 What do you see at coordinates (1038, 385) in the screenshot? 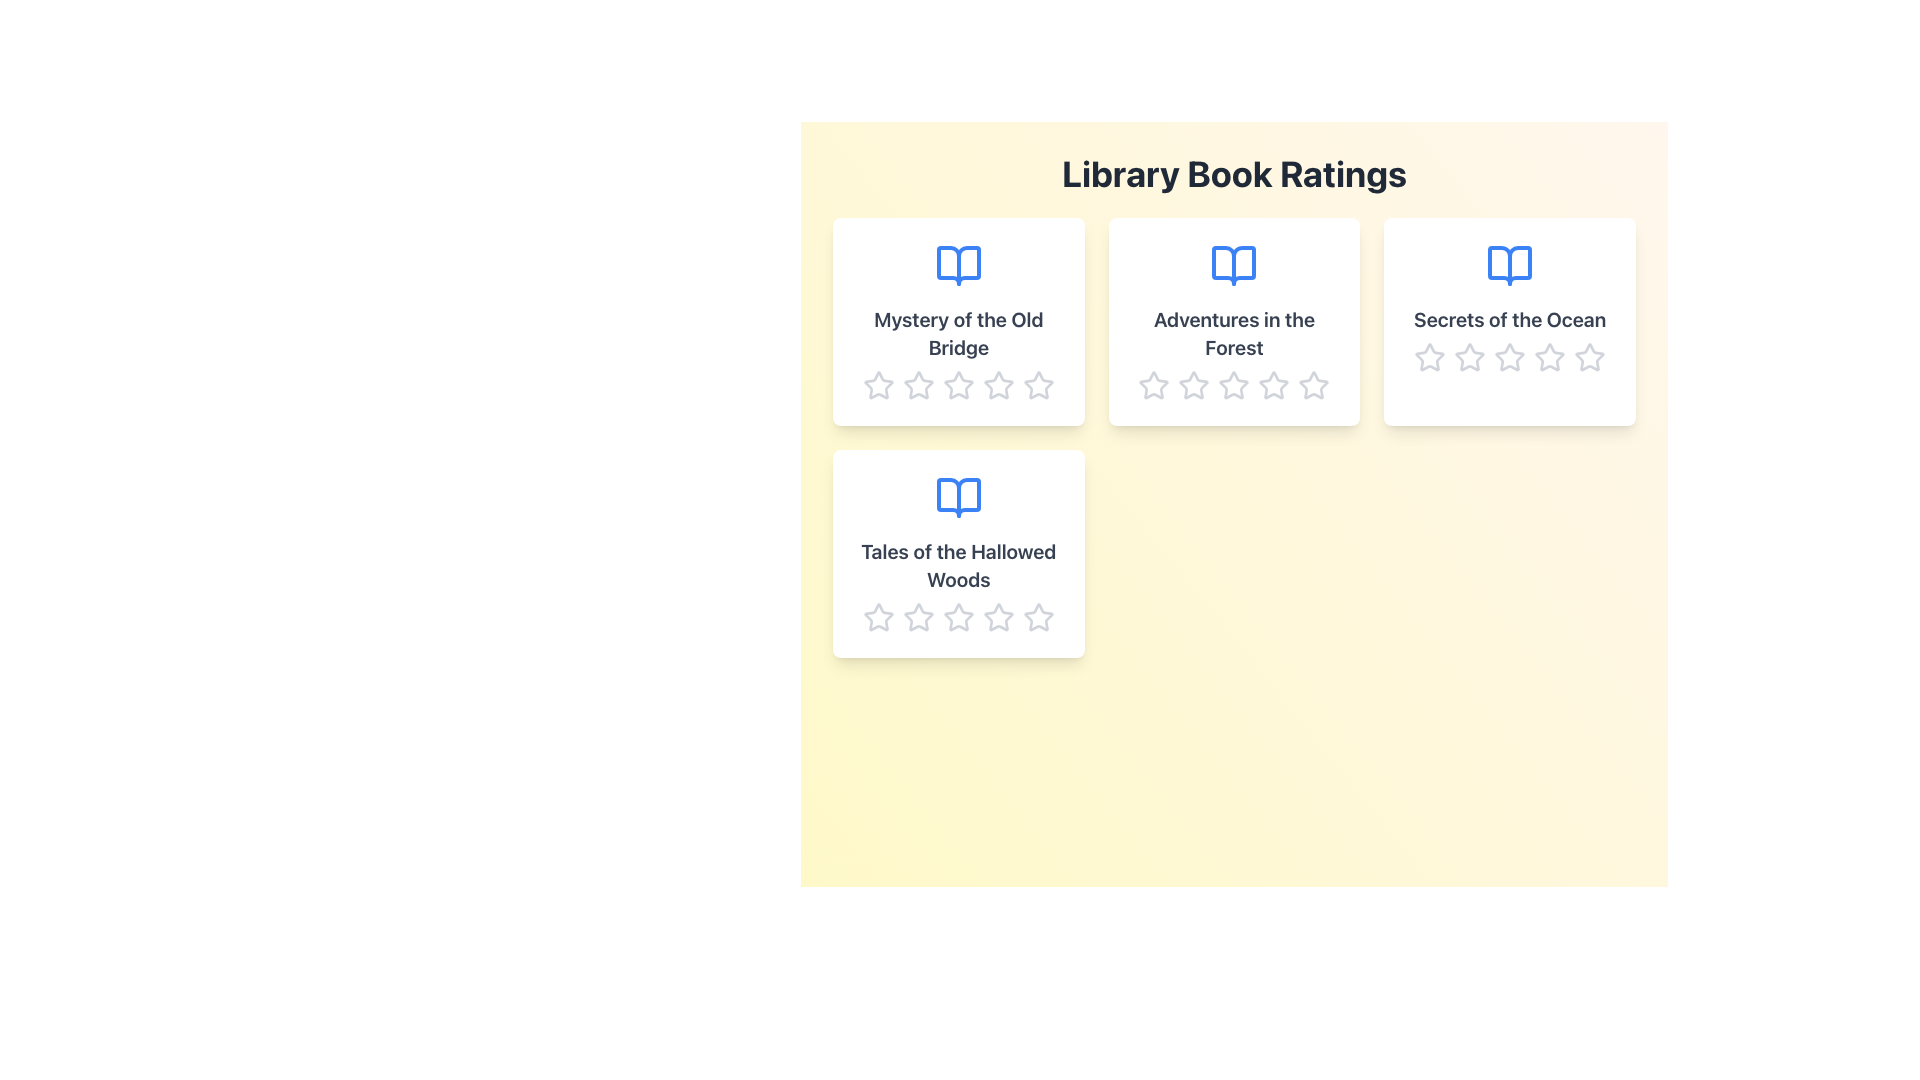
I see `the second star in the row of five rating stars for the book 'Mystery of the Old Bridge'` at bounding box center [1038, 385].